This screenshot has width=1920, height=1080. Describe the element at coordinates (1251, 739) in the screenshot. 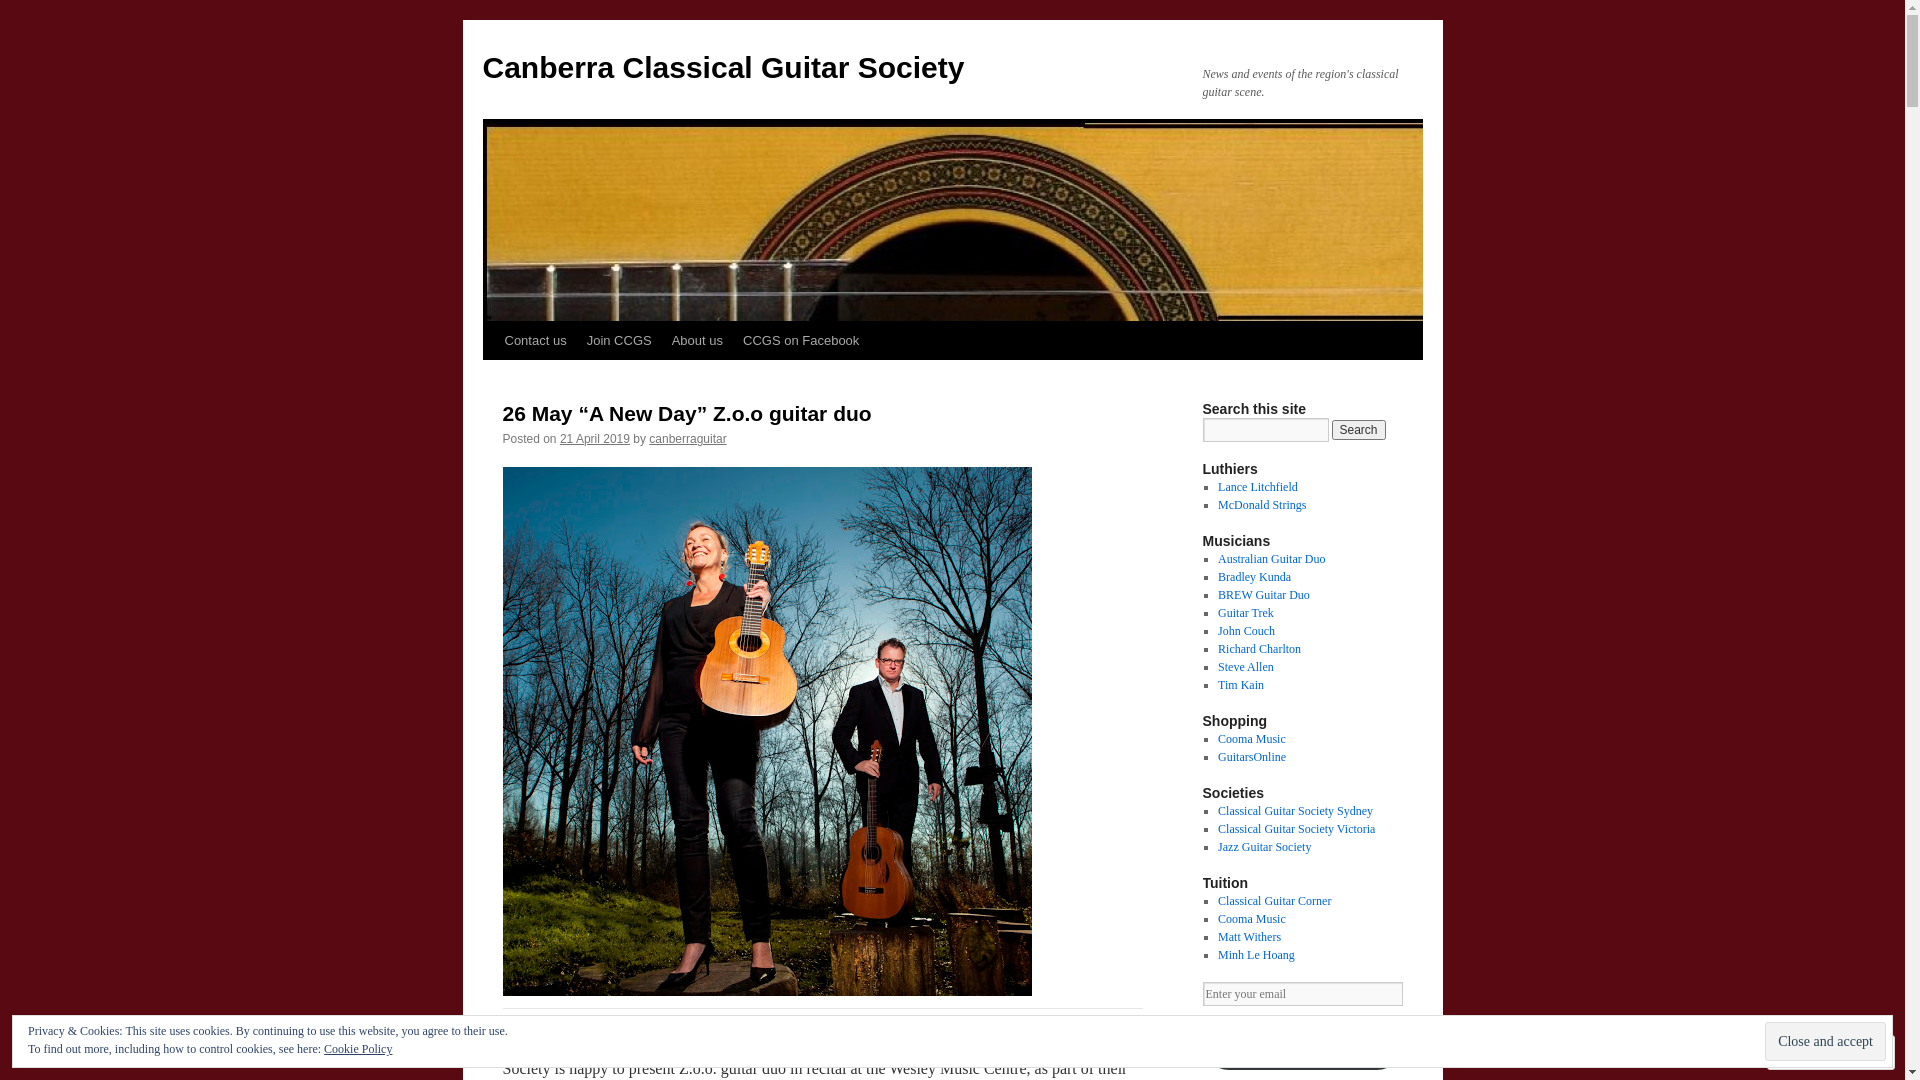

I see `'Cooma Music'` at that location.